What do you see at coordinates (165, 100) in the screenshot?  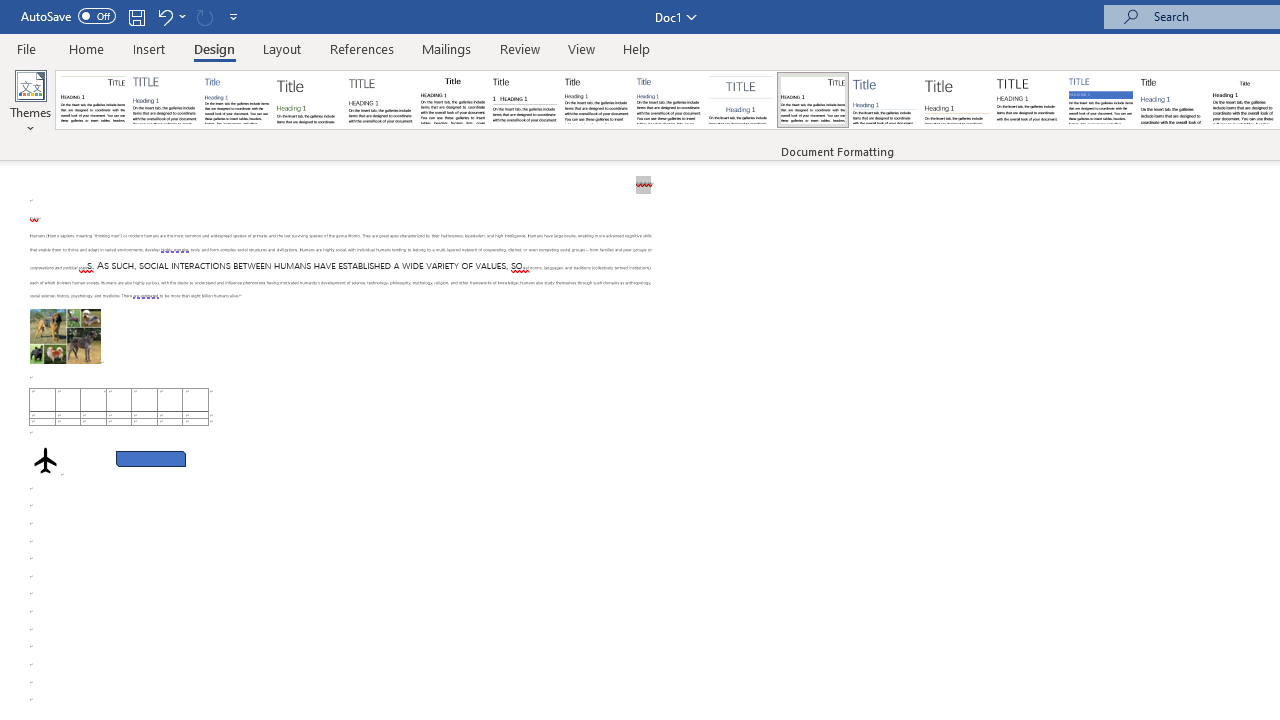 I see `'Basic (Elegant)'` at bounding box center [165, 100].